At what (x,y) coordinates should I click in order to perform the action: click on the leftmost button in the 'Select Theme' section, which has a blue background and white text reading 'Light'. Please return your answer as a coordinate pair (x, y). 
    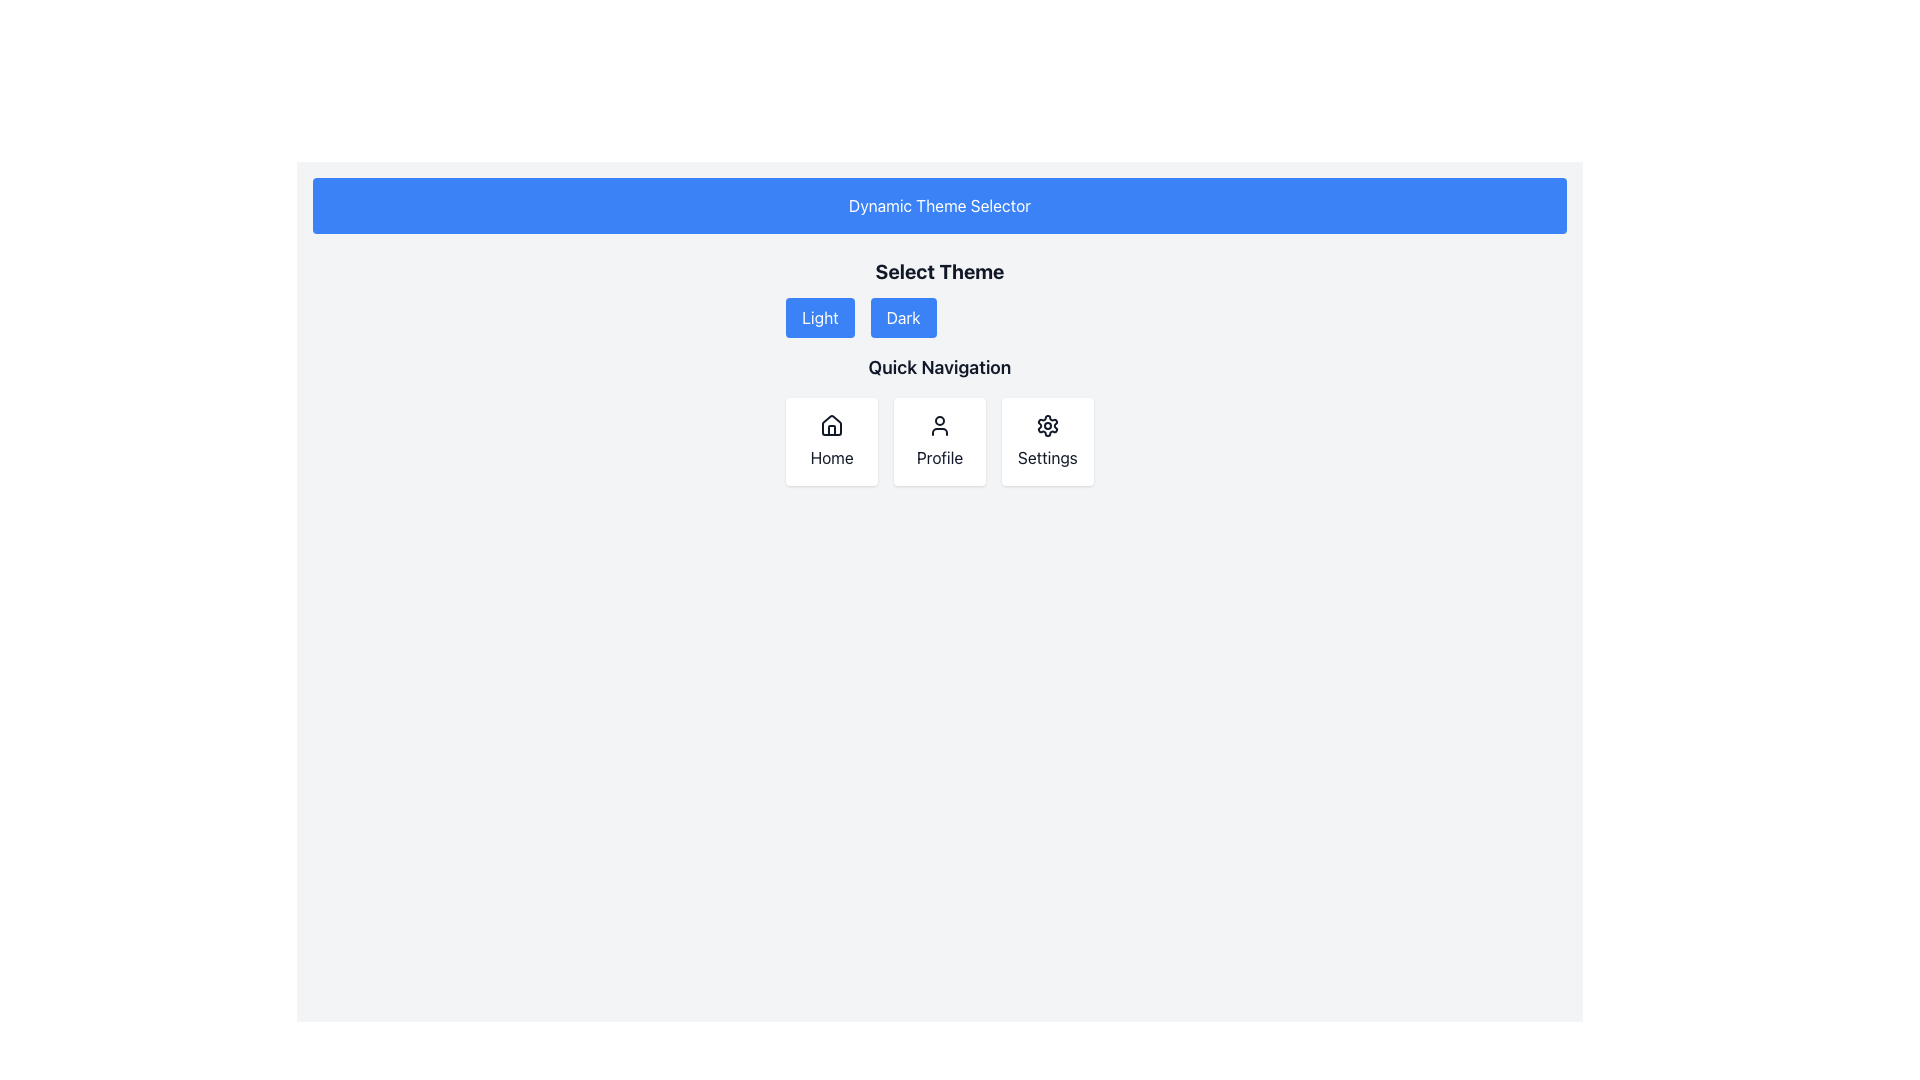
    Looking at the image, I should click on (820, 316).